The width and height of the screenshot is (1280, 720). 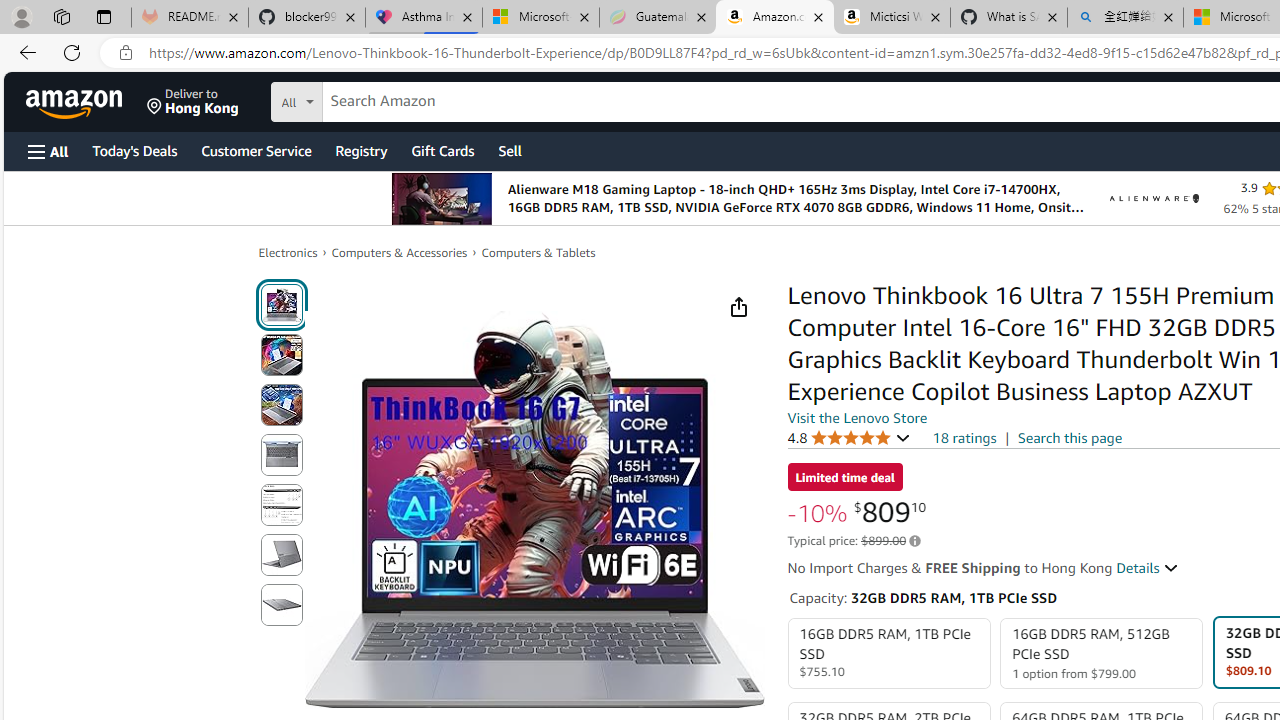 What do you see at coordinates (538, 252) in the screenshot?
I see `'Computers & Tablets'` at bounding box center [538, 252].